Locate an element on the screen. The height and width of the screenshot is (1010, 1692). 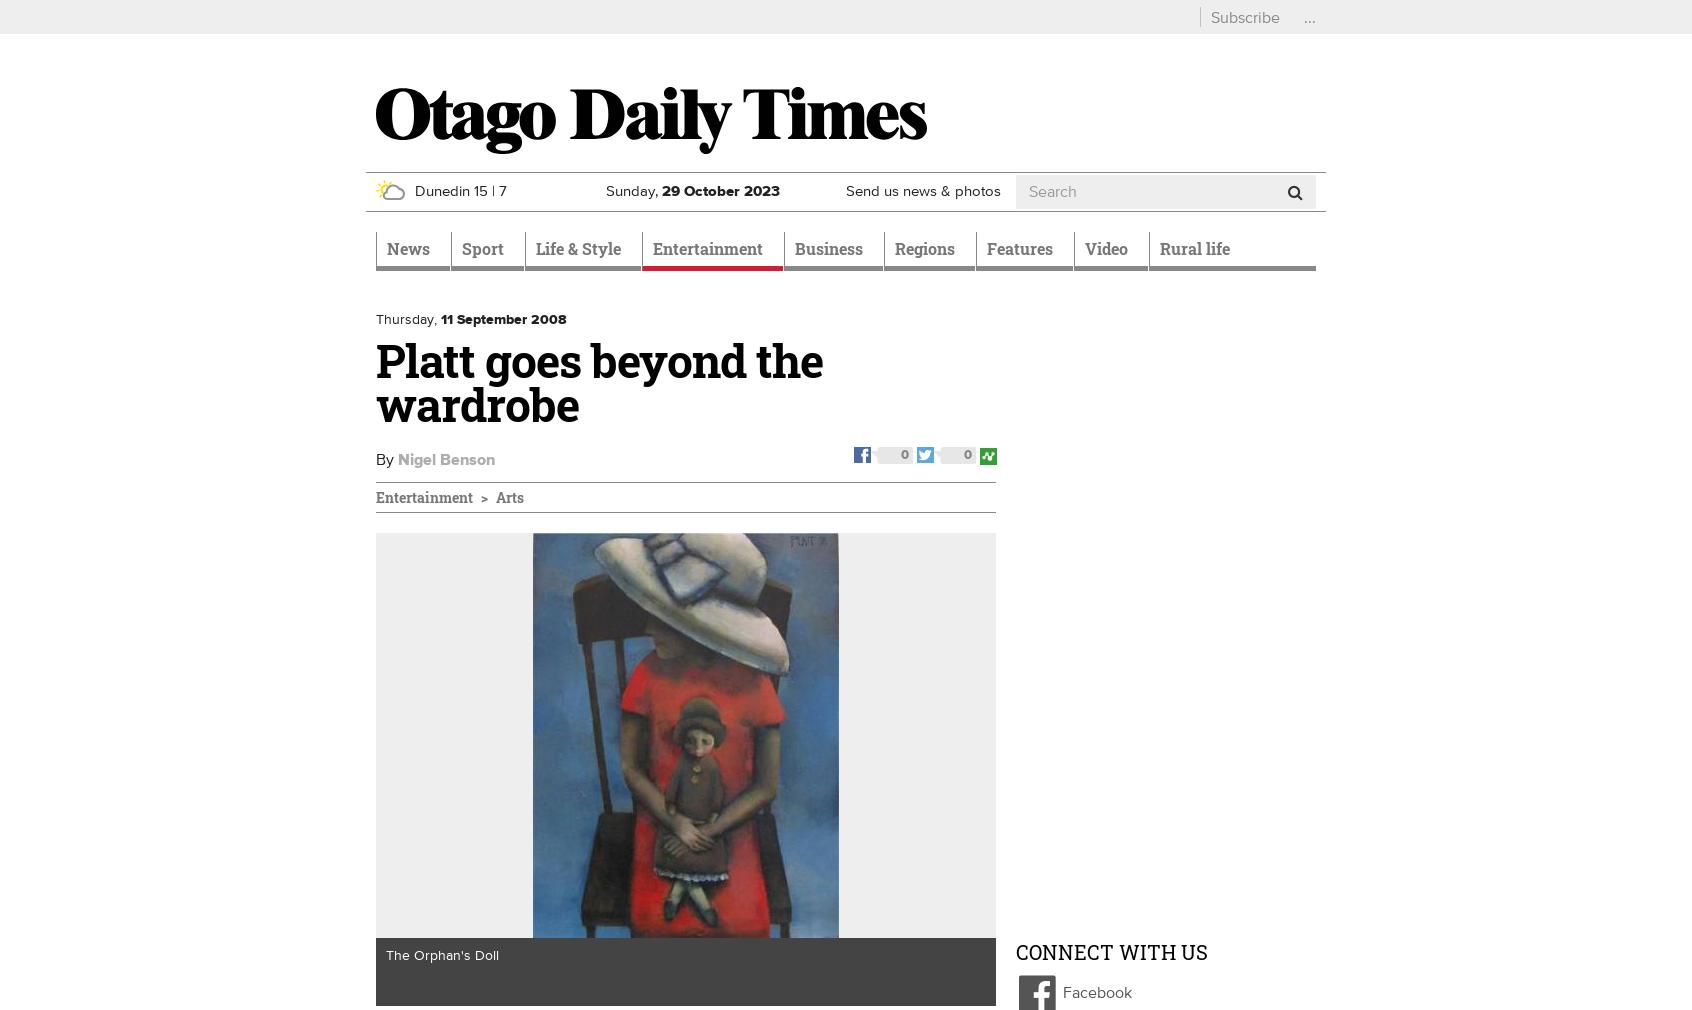
'Connect with us' is located at coordinates (1110, 951).